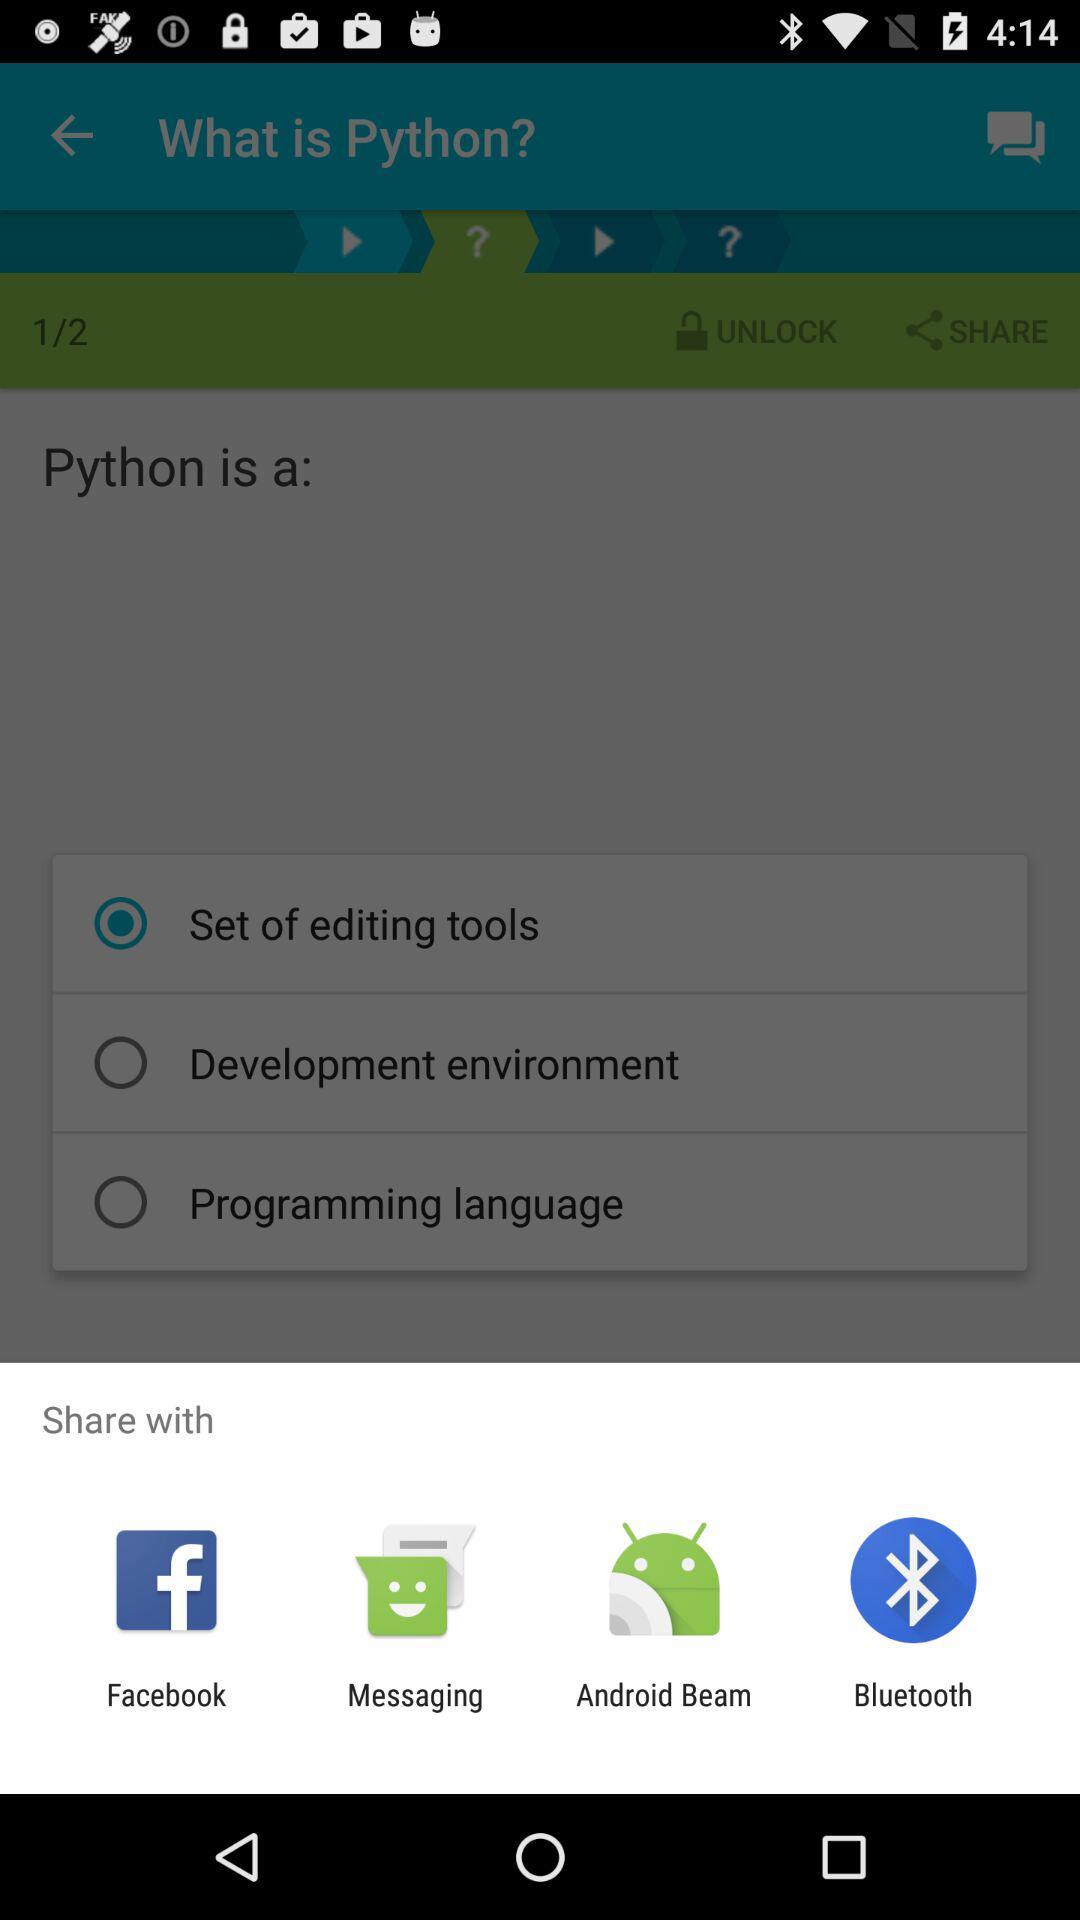 The image size is (1080, 1920). What do you see at coordinates (664, 1711) in the screenshot?
I see `the android beam` at bounding box center [664, 1711].